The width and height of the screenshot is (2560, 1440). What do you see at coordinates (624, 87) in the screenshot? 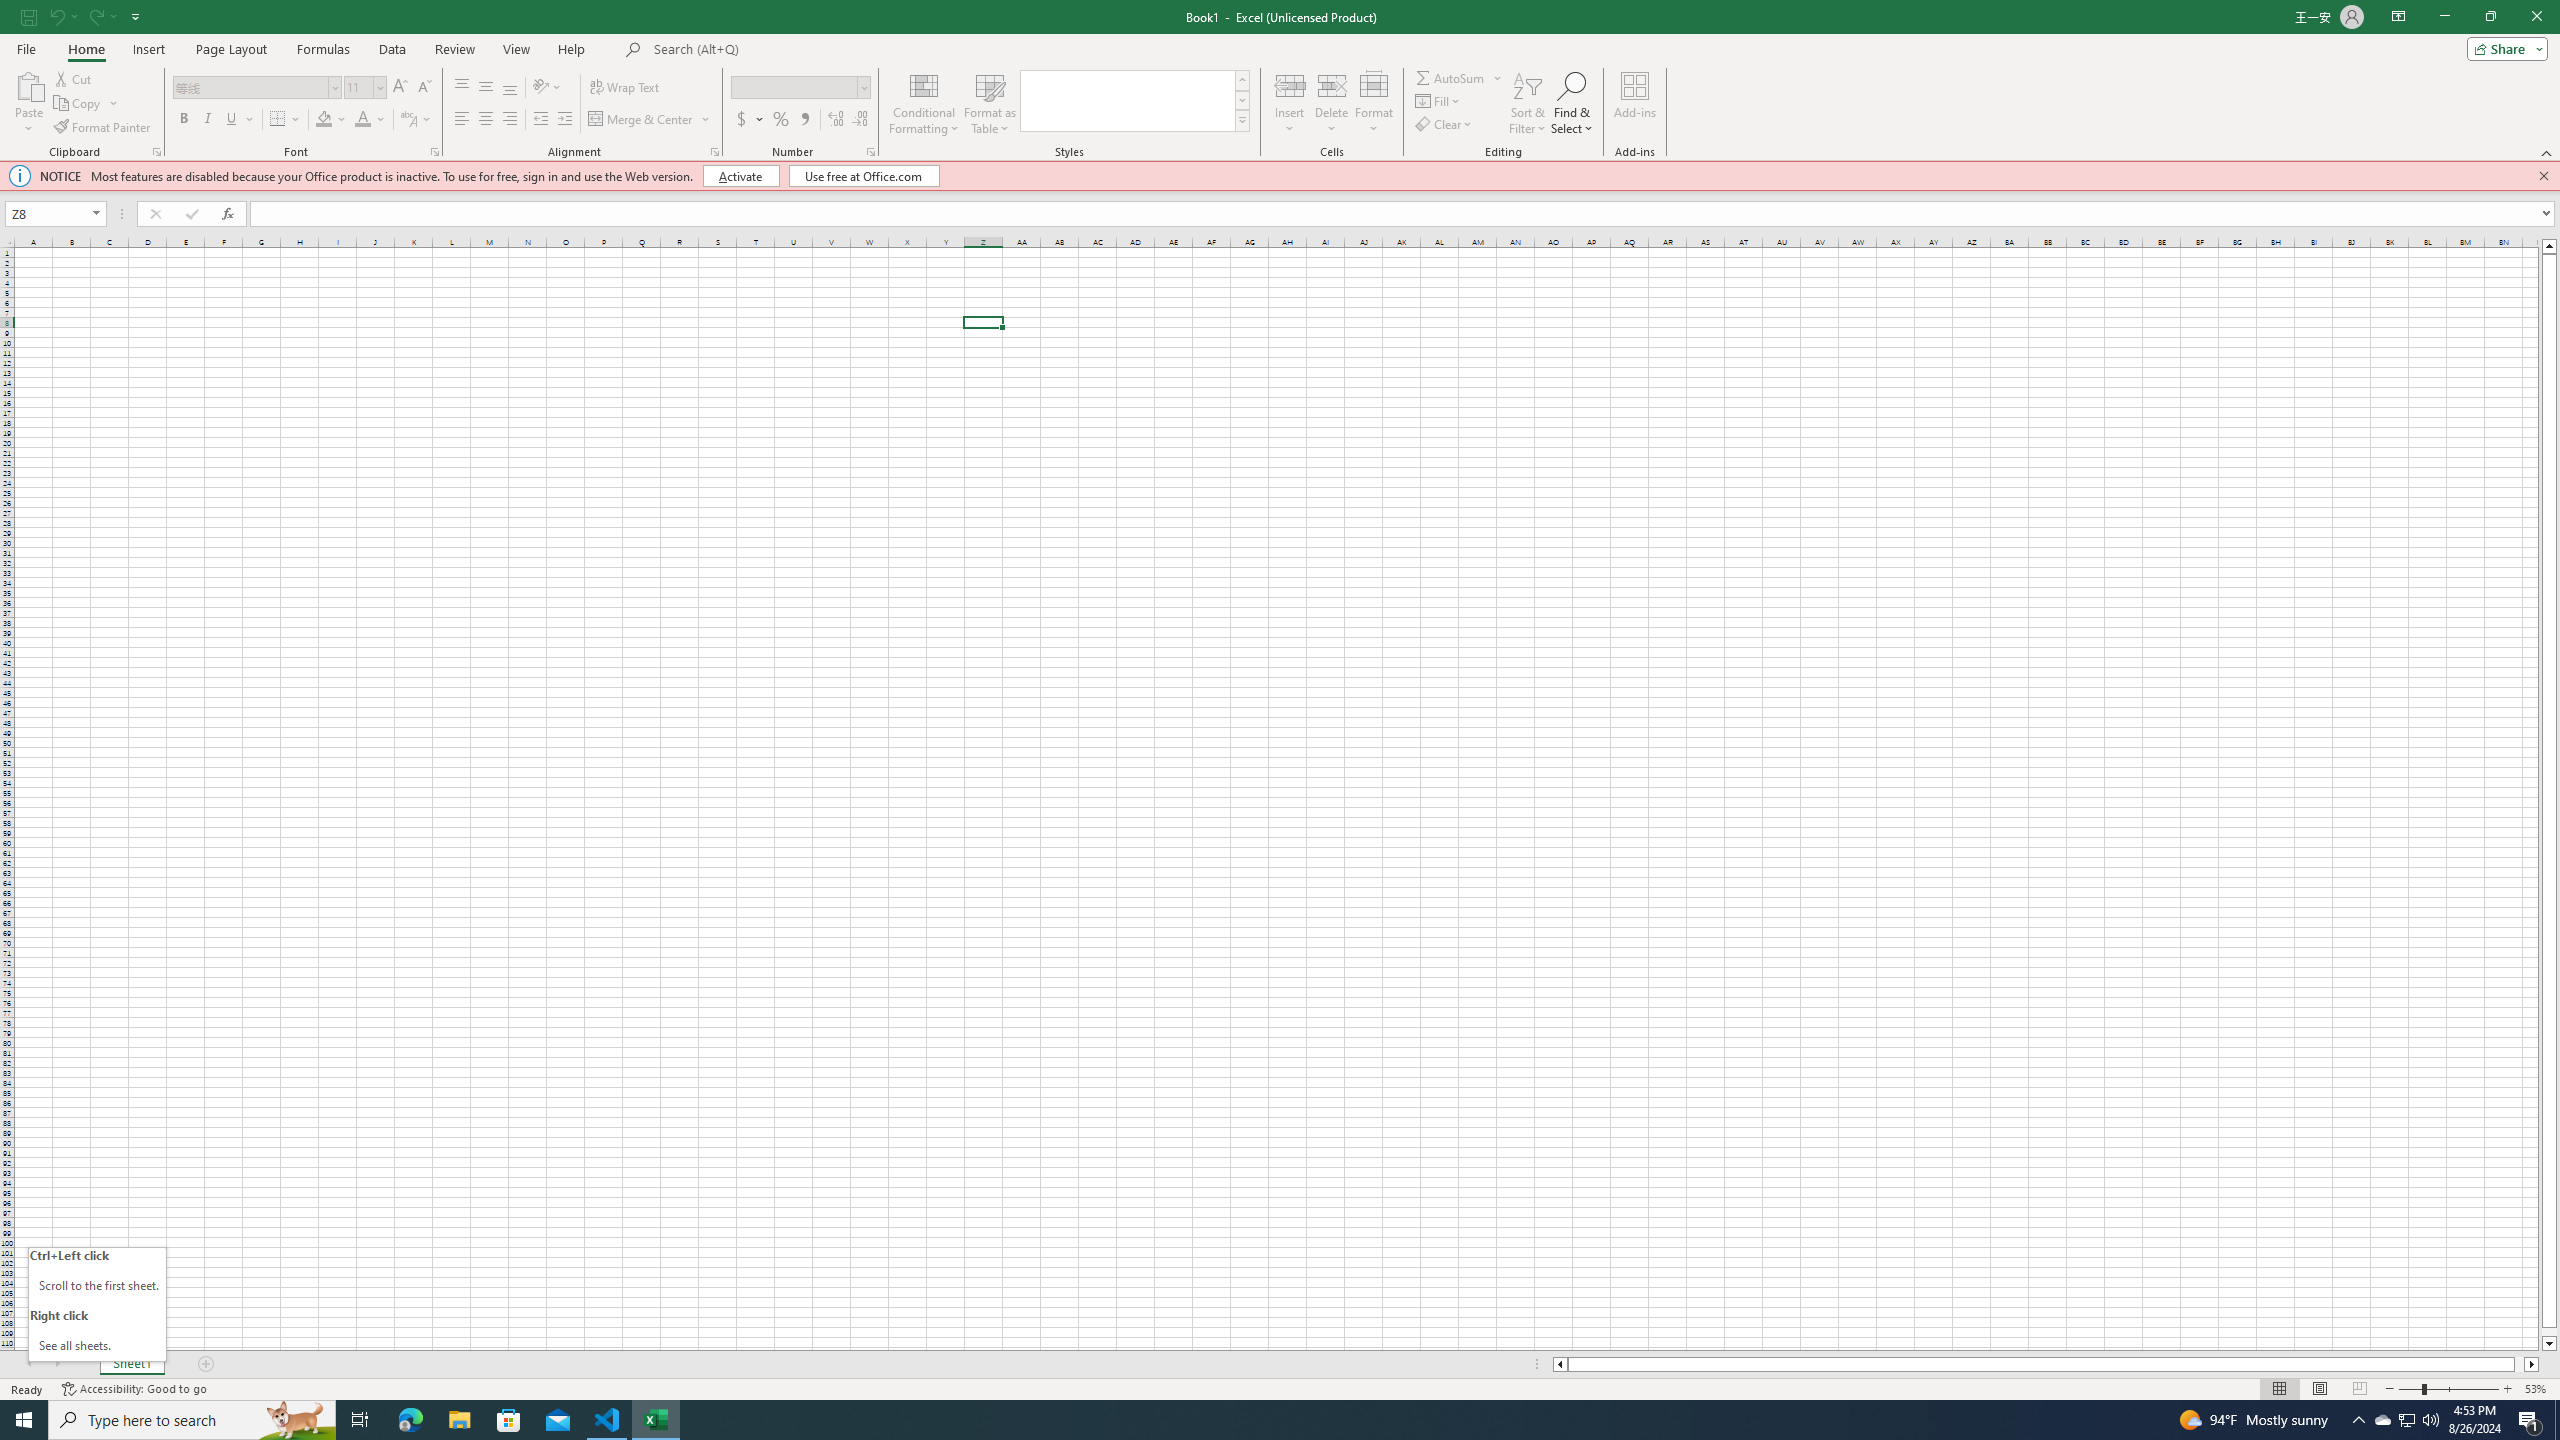
I see `'Wrap Text'` at bounding box center [624, 87].